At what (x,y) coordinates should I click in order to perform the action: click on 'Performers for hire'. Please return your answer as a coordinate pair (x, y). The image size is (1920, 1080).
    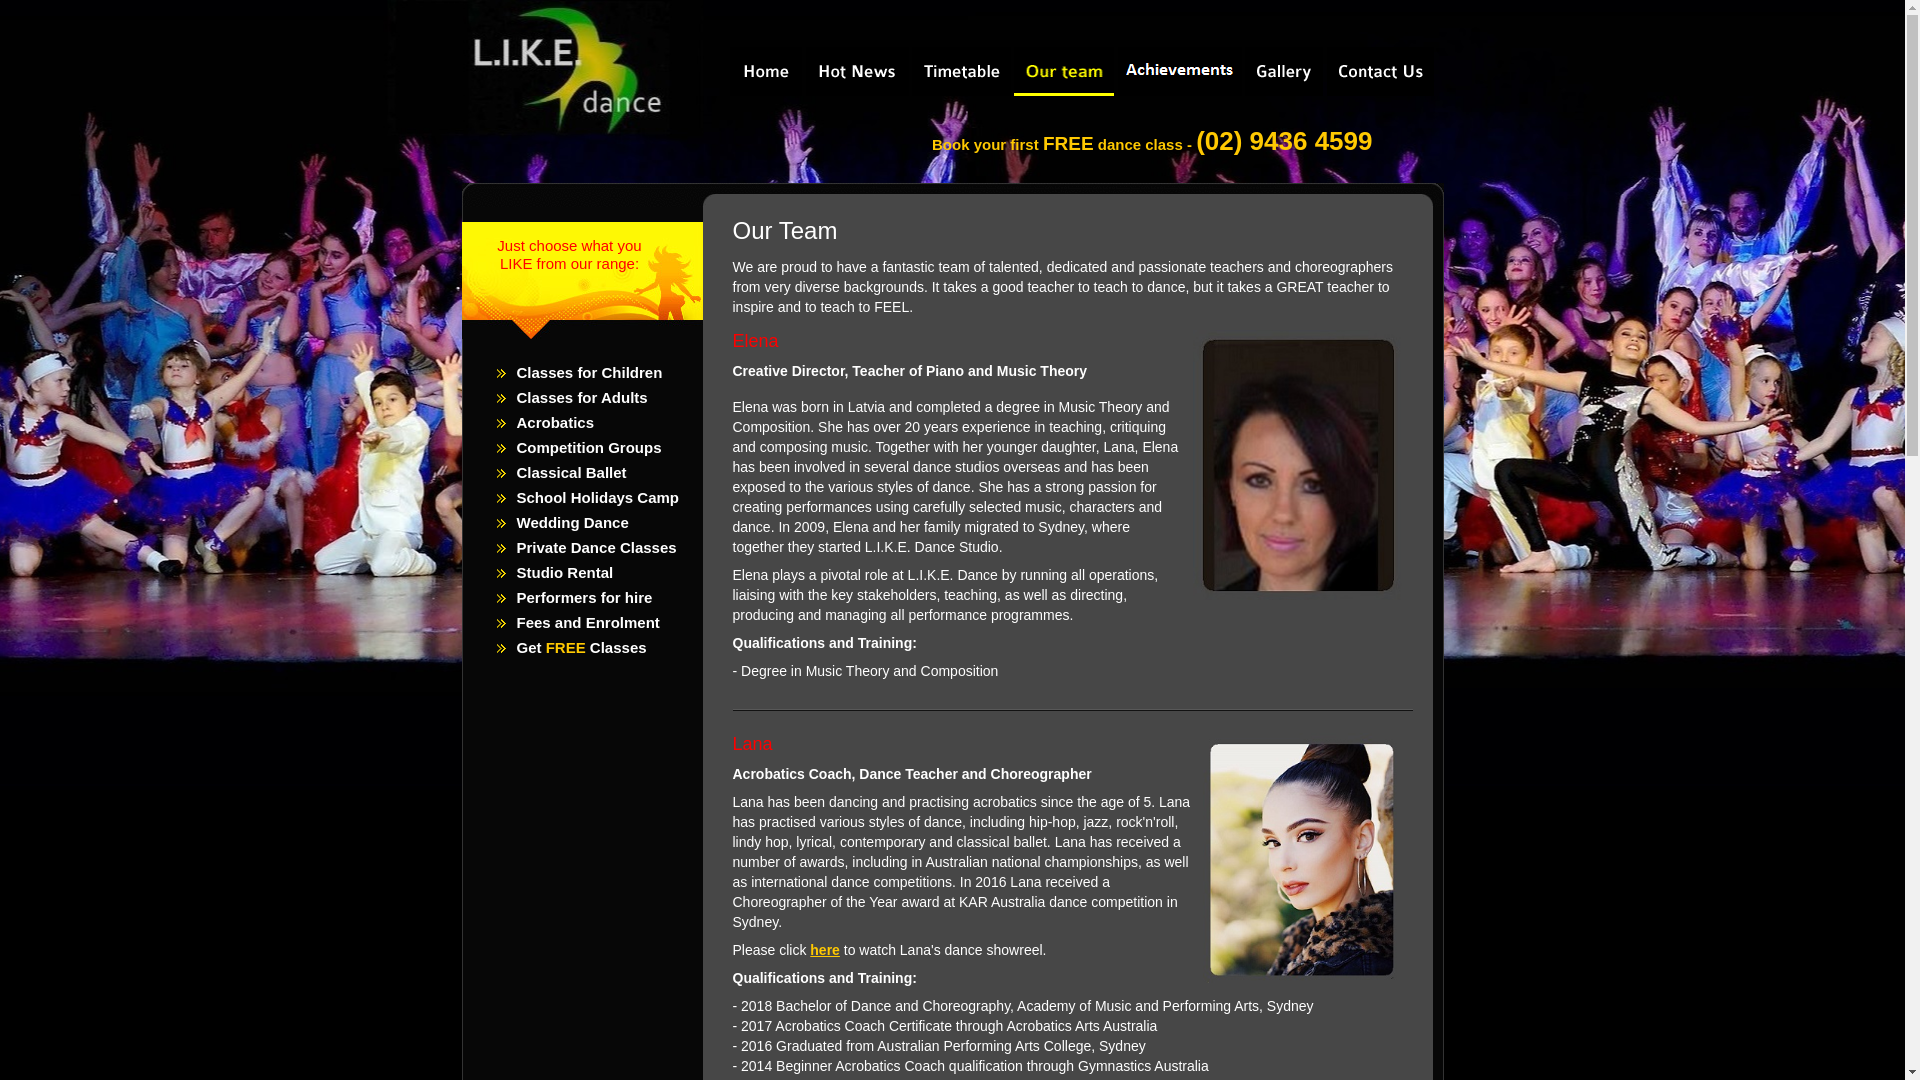
    Looking at the image, I should click on (583, 596).